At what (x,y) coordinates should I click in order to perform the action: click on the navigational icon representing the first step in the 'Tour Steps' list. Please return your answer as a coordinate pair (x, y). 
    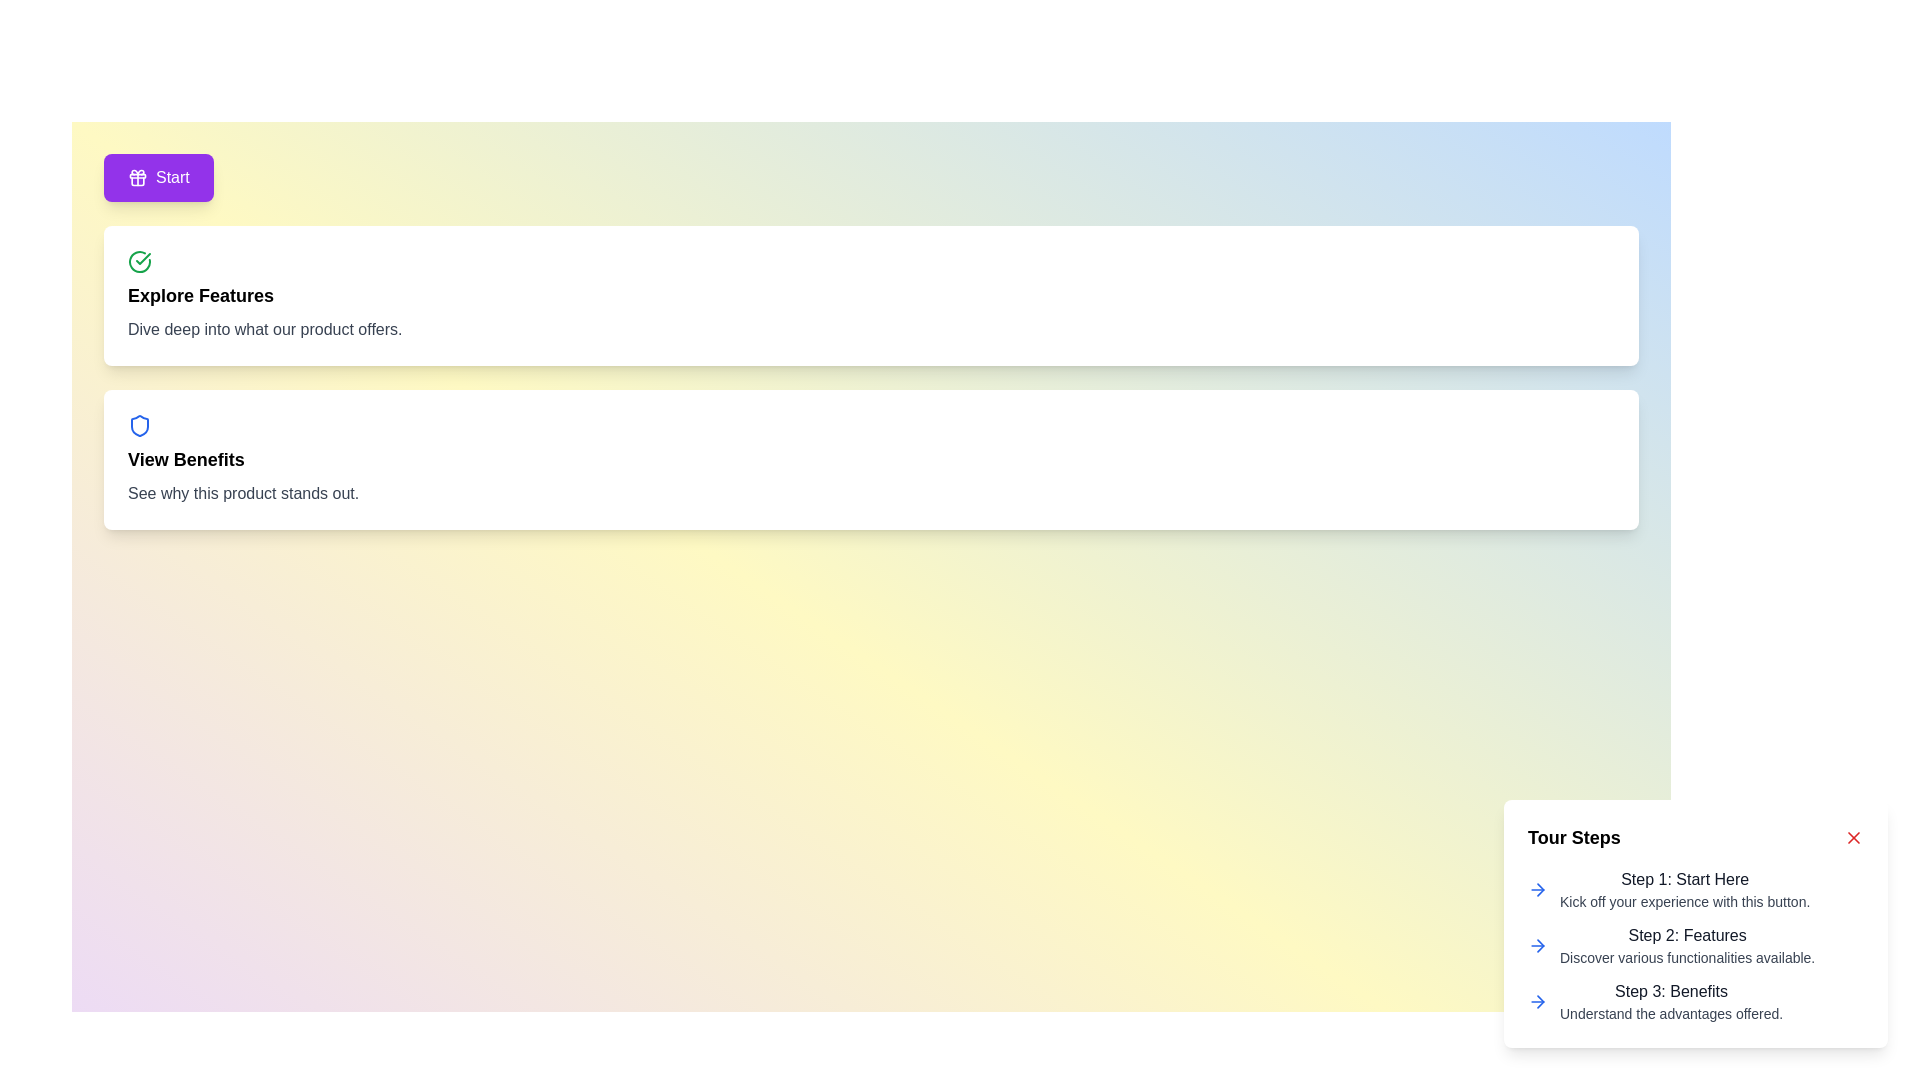
    Looking at the image, I should click on (1536, 889).